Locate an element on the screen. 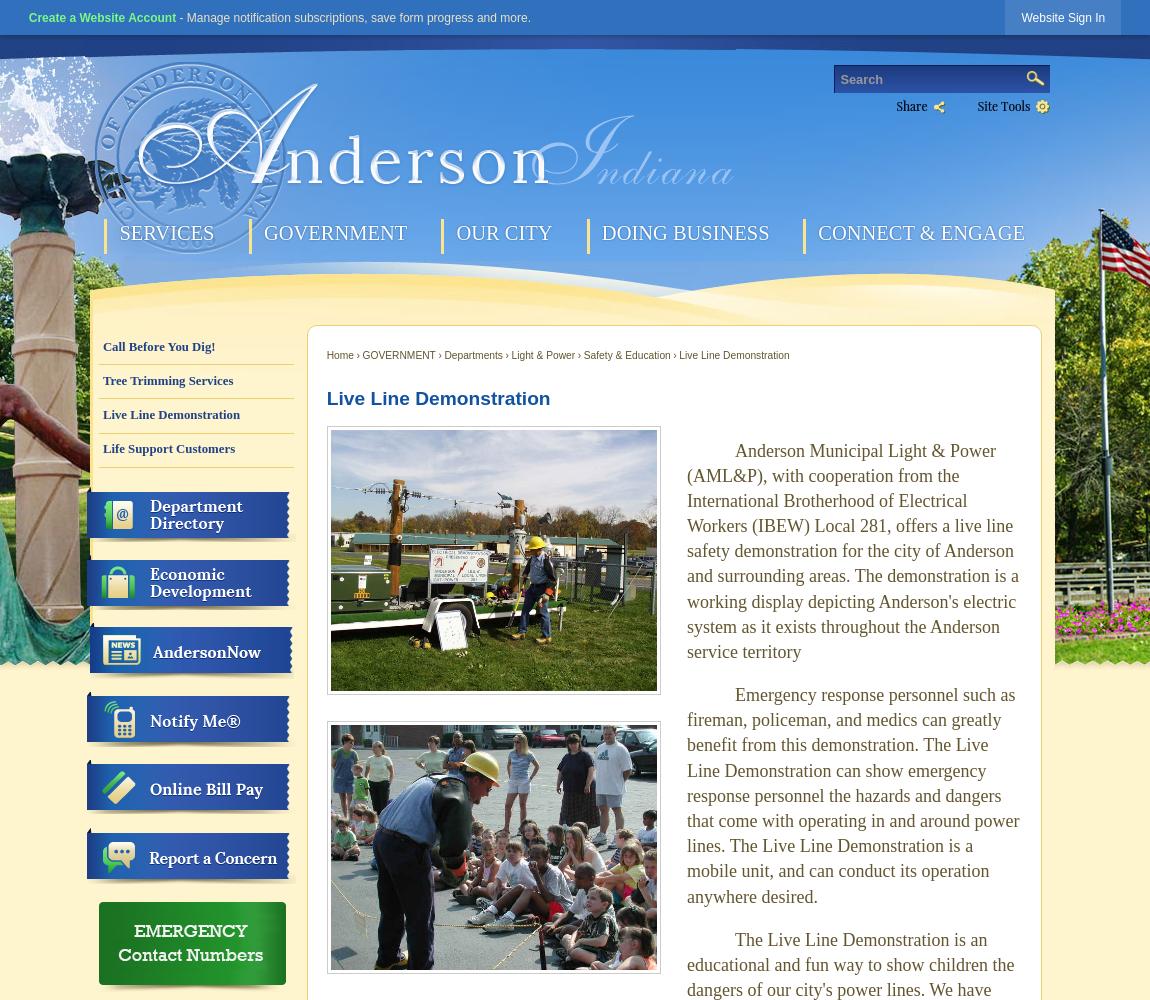  'Website Sign In' is located at coordinates (1062, 18).